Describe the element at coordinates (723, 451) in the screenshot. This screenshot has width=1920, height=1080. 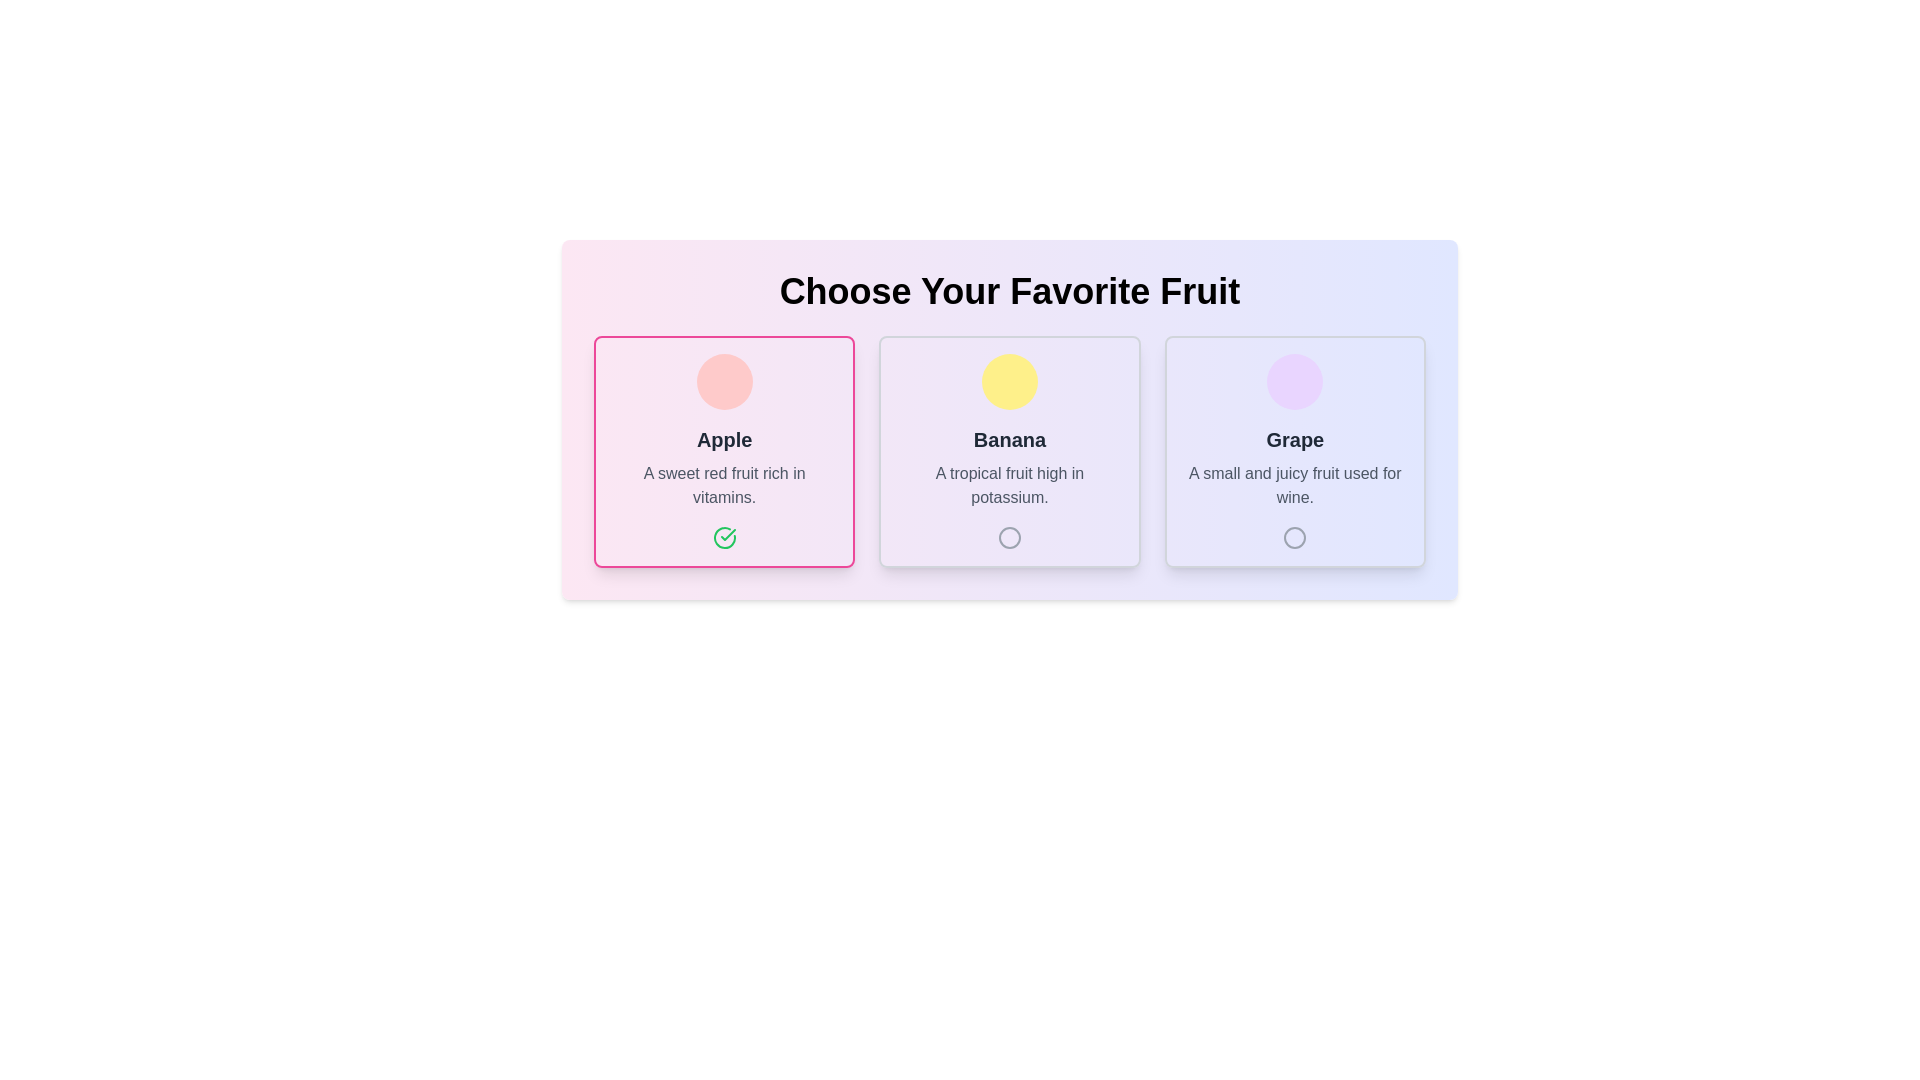
I see `the Apple card component` at that location.